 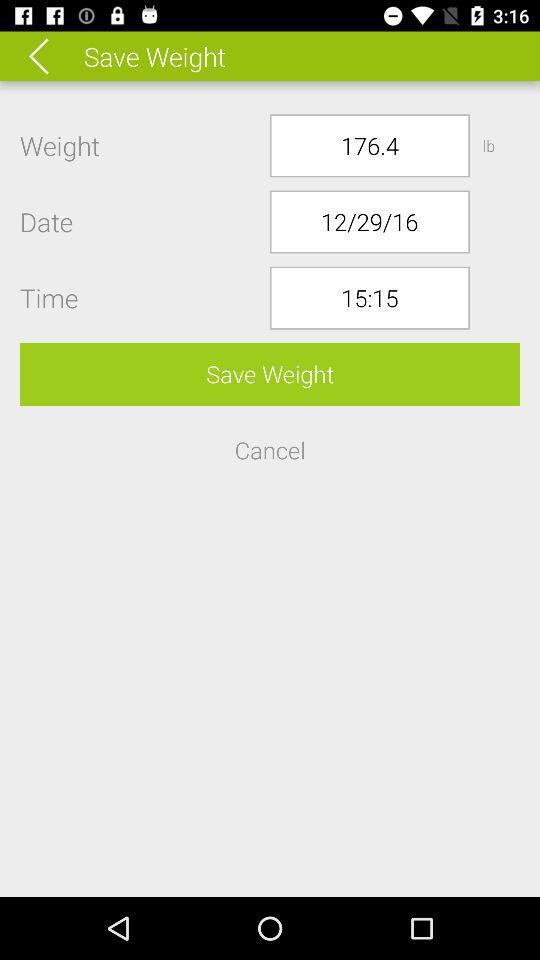 What do you see at coordinates (52, 55) in the screenshot?
I see `navigate to previous screen` at bounding box center [52, 55].